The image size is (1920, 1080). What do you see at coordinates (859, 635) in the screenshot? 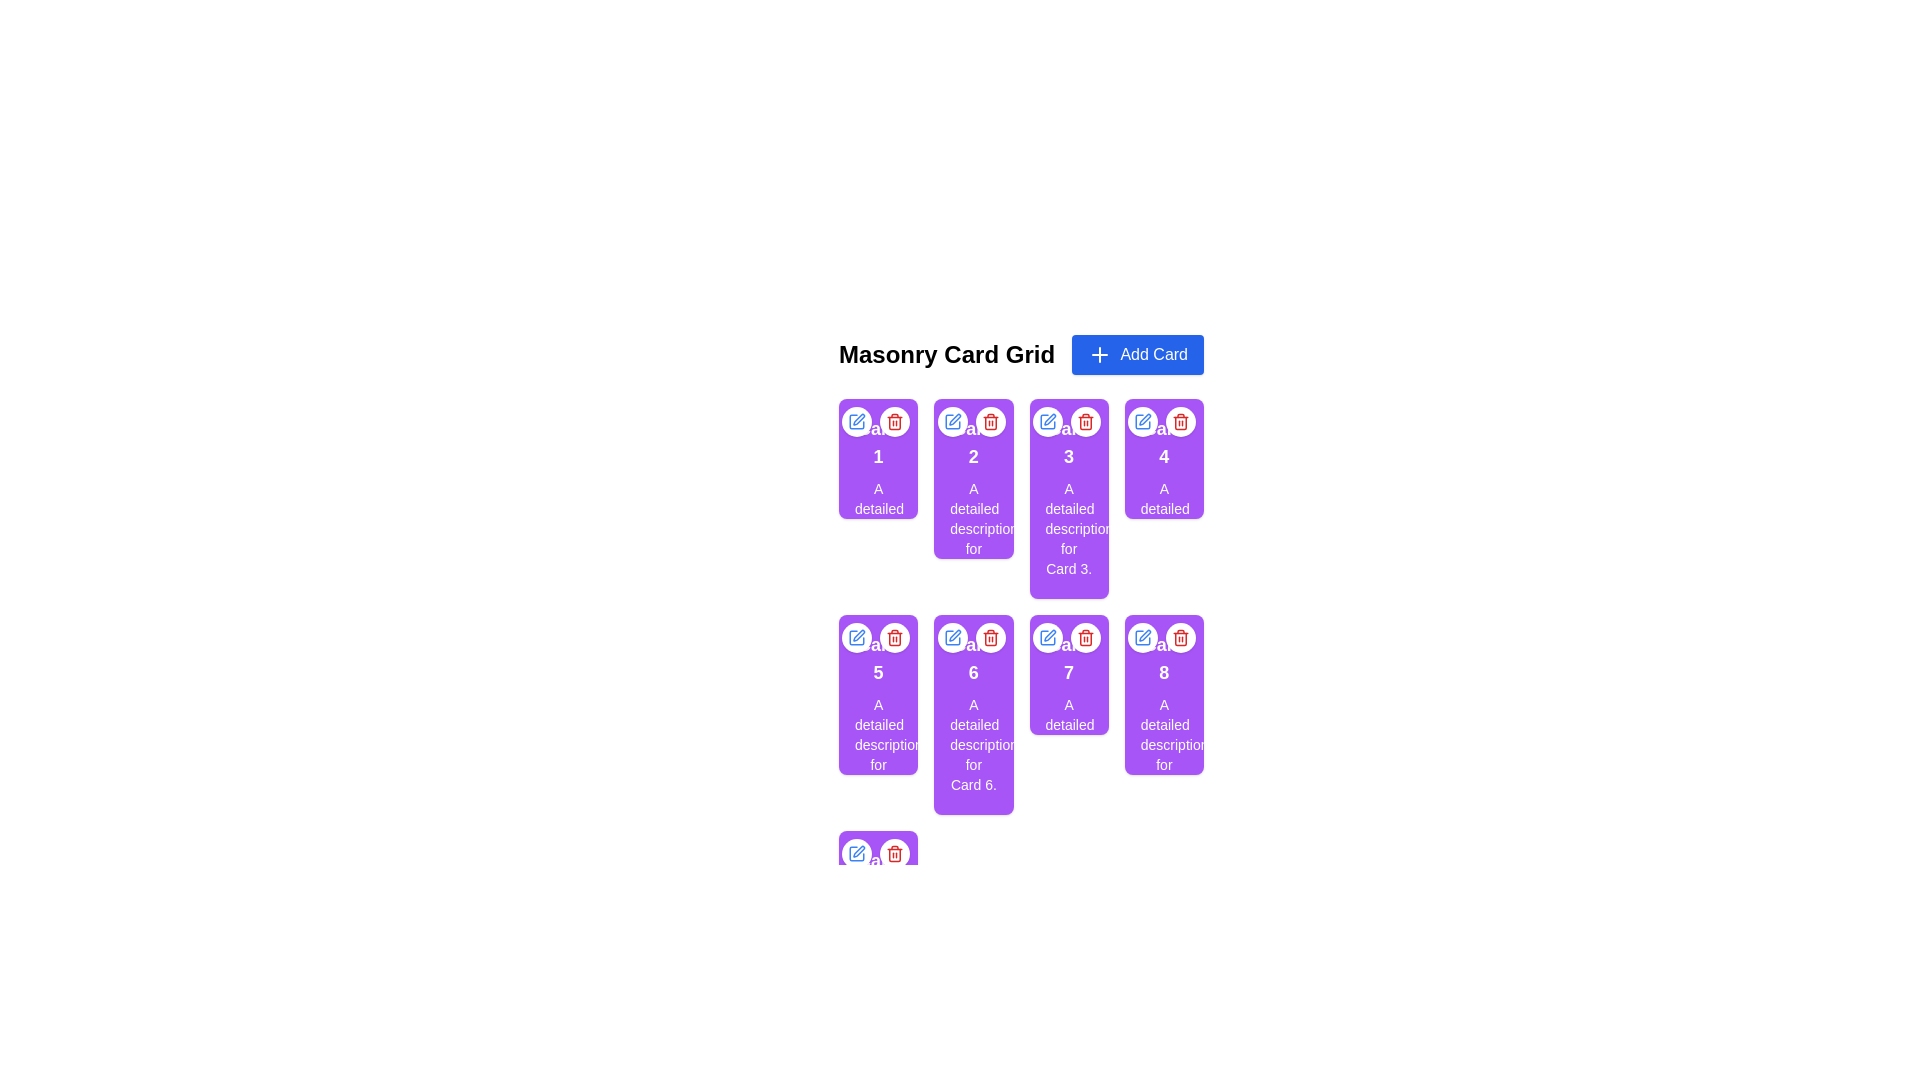
I see `the pen or pencil icon in the SVG graphic located near the upper-left corner of card '1'` at bounding box center [859, 635].